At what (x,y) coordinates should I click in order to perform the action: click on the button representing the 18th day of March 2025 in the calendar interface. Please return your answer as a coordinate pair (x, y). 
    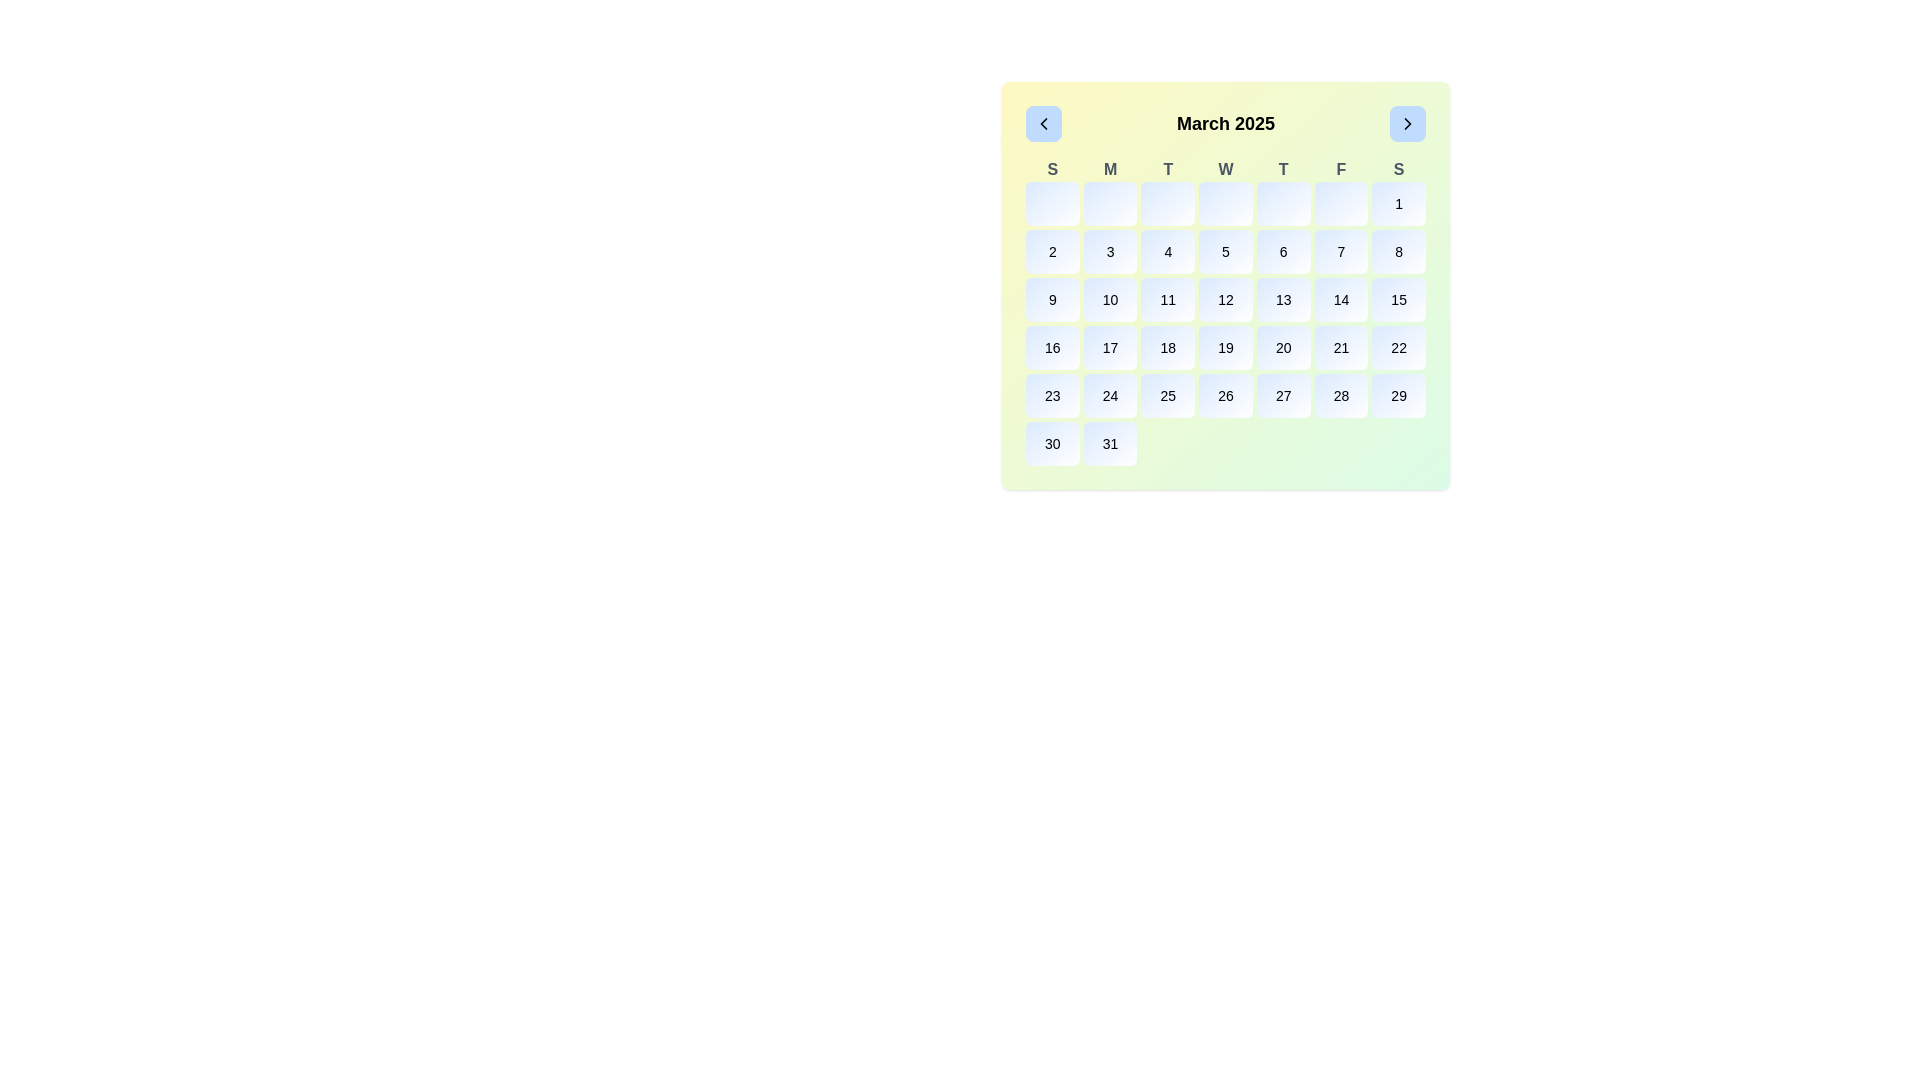
    Looking at the image, I should click on (1168, 346).